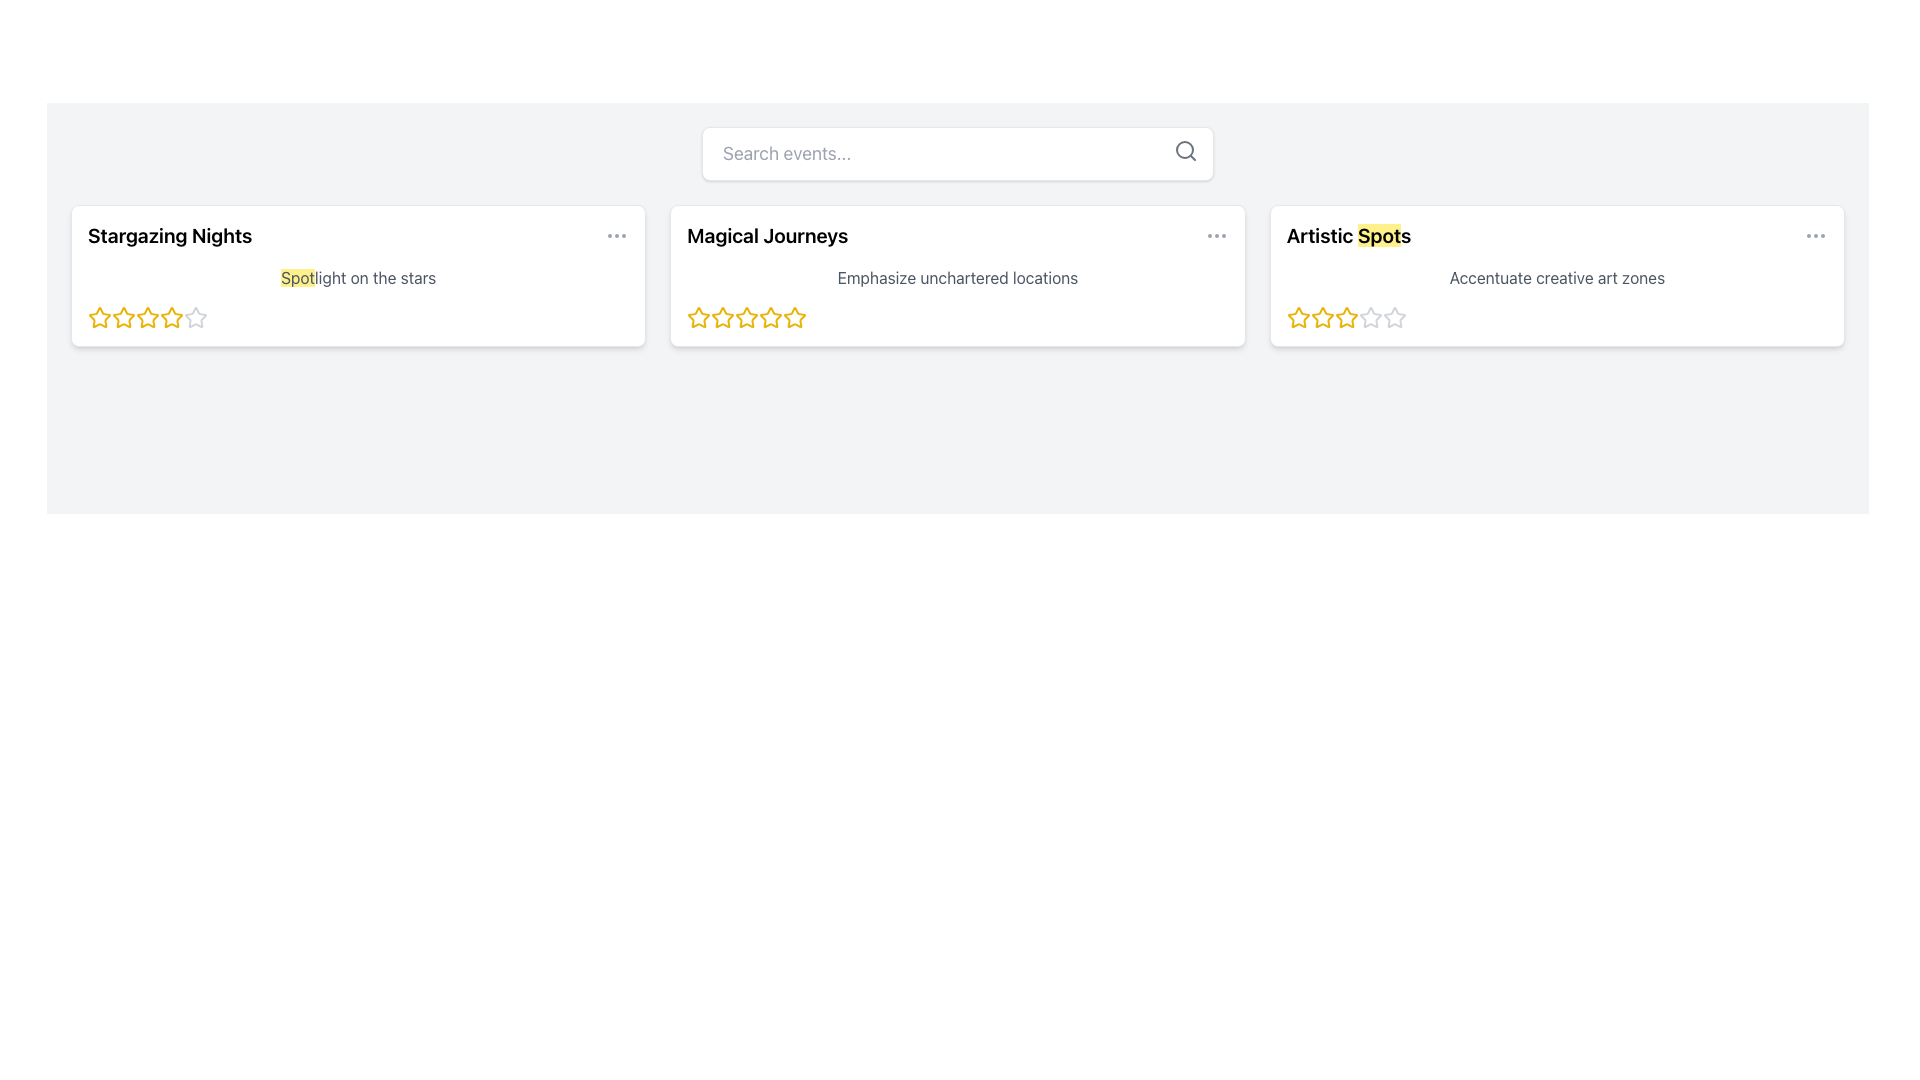 The image size is (1920, 1080). I want to click on the fourth star-shaped icon with a yellow outline in the rating bar under the 'Magical Journeys' card to set a rating level, so click(746, 316).